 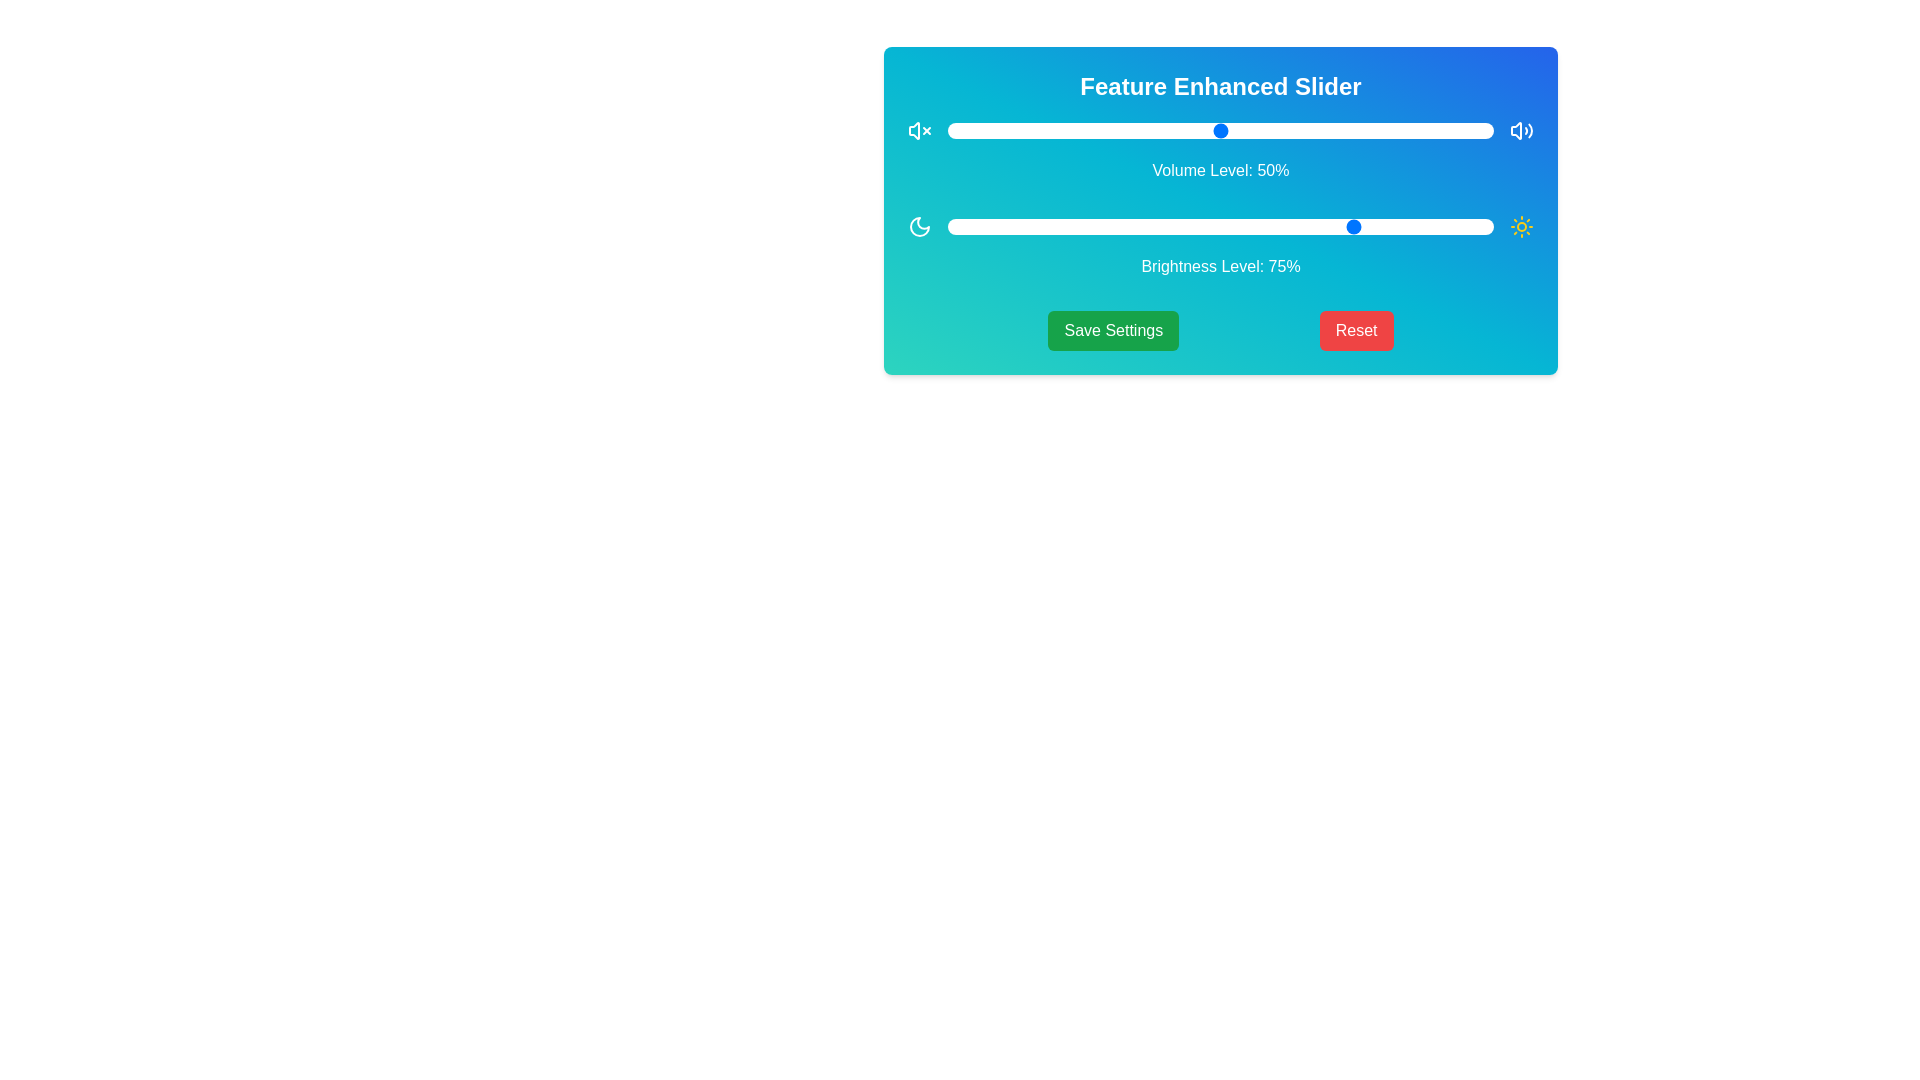 I want to click on brightness level, so click(x=991, y=226).